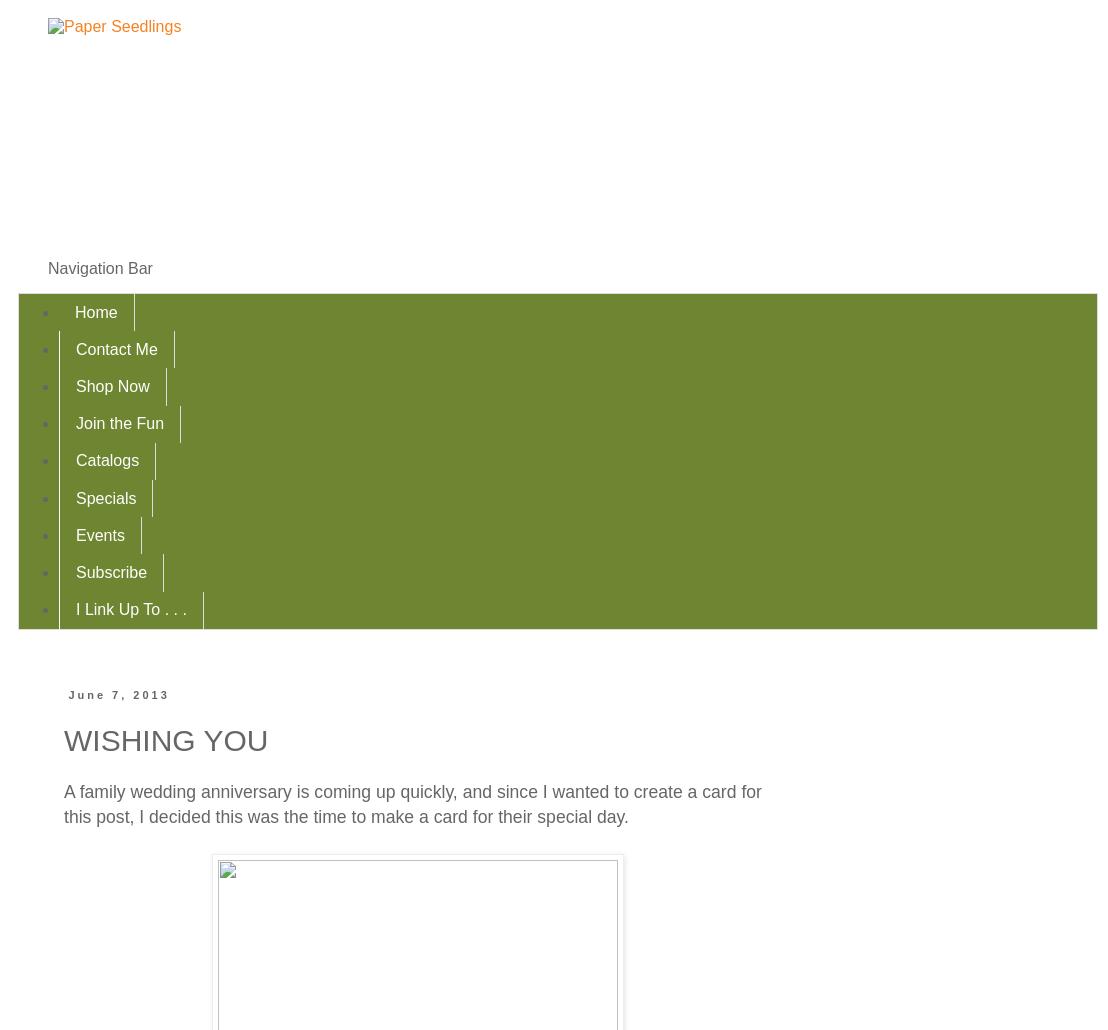 The width and height of the screenshot is (1108, 1030). What do you see at coordinates (112, 385) in the screenshot?
I see `'Shop Now'` at bounding box center [112, 385].